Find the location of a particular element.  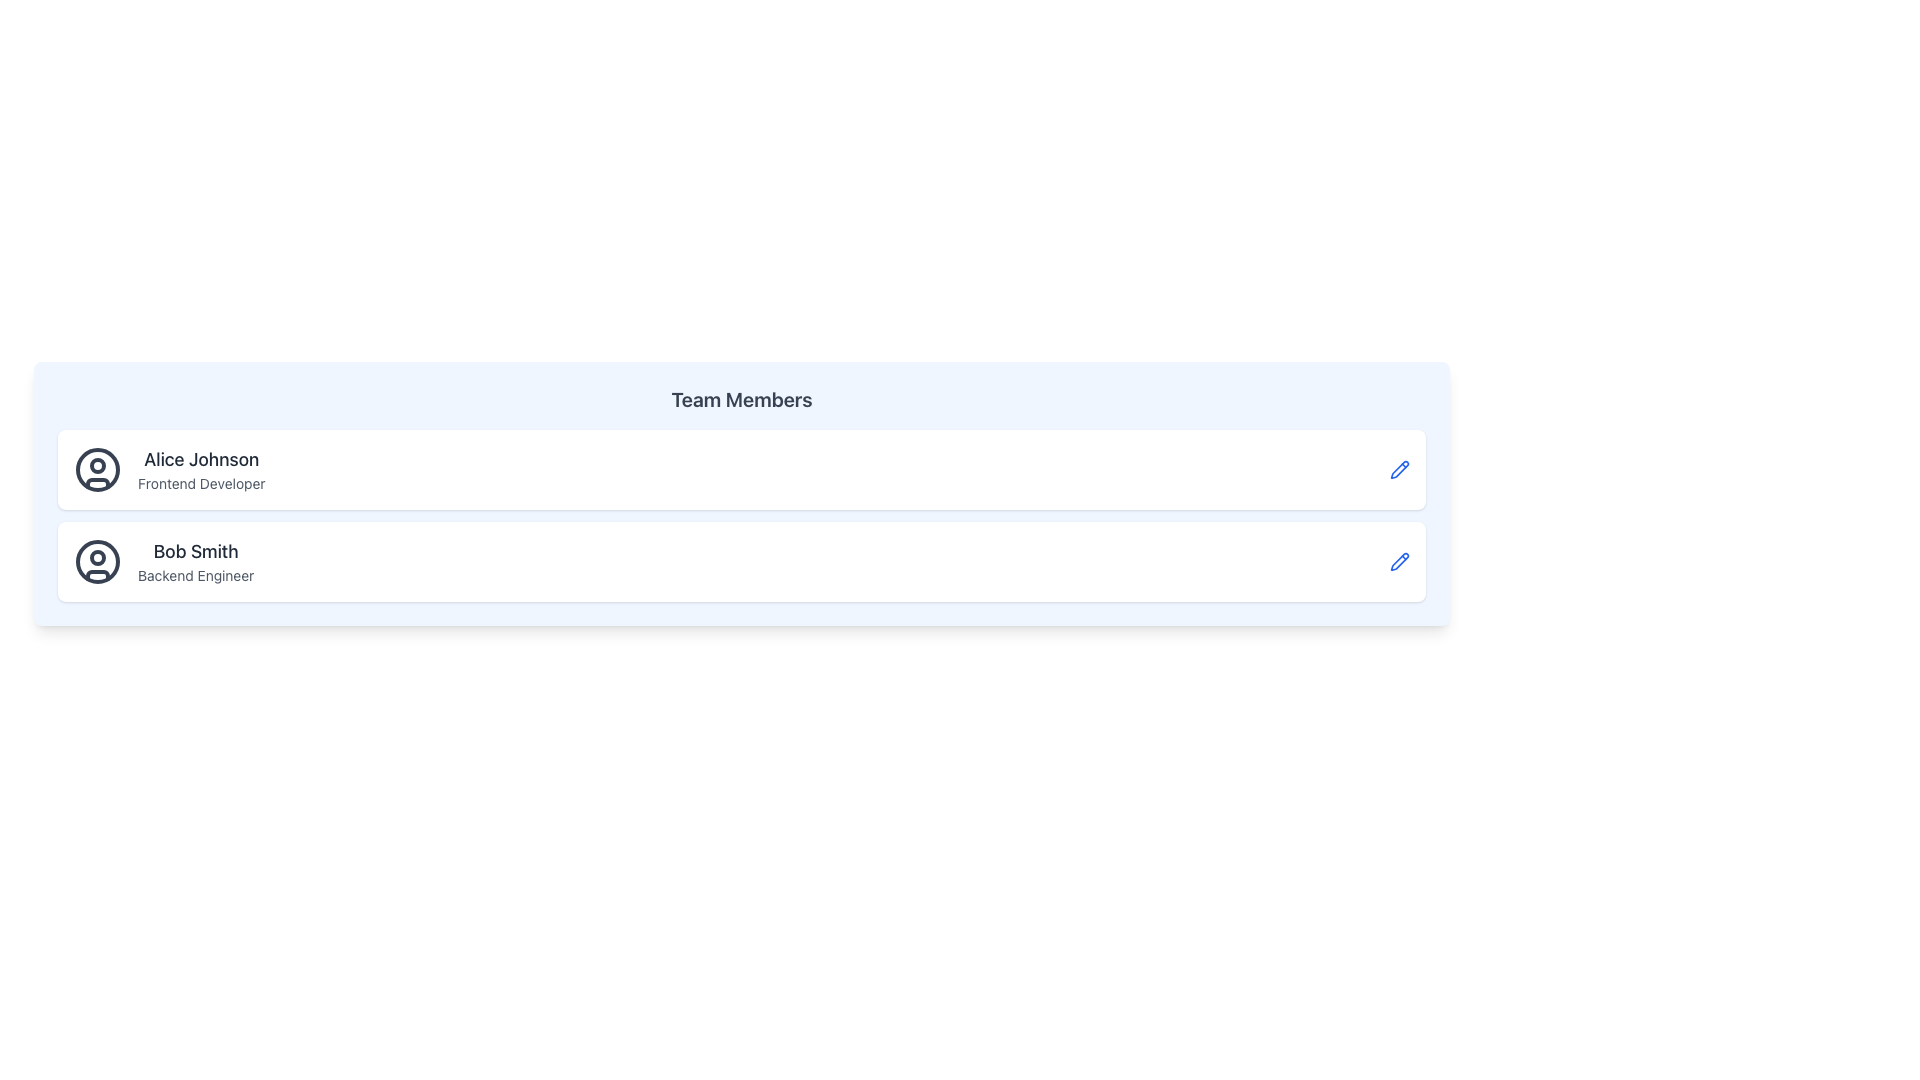

the user profile icon located to the left of the text 'Alice Johnson' and 'Frontend Developer' in the first list item of the vertical list is located at coordinates (96, 470).